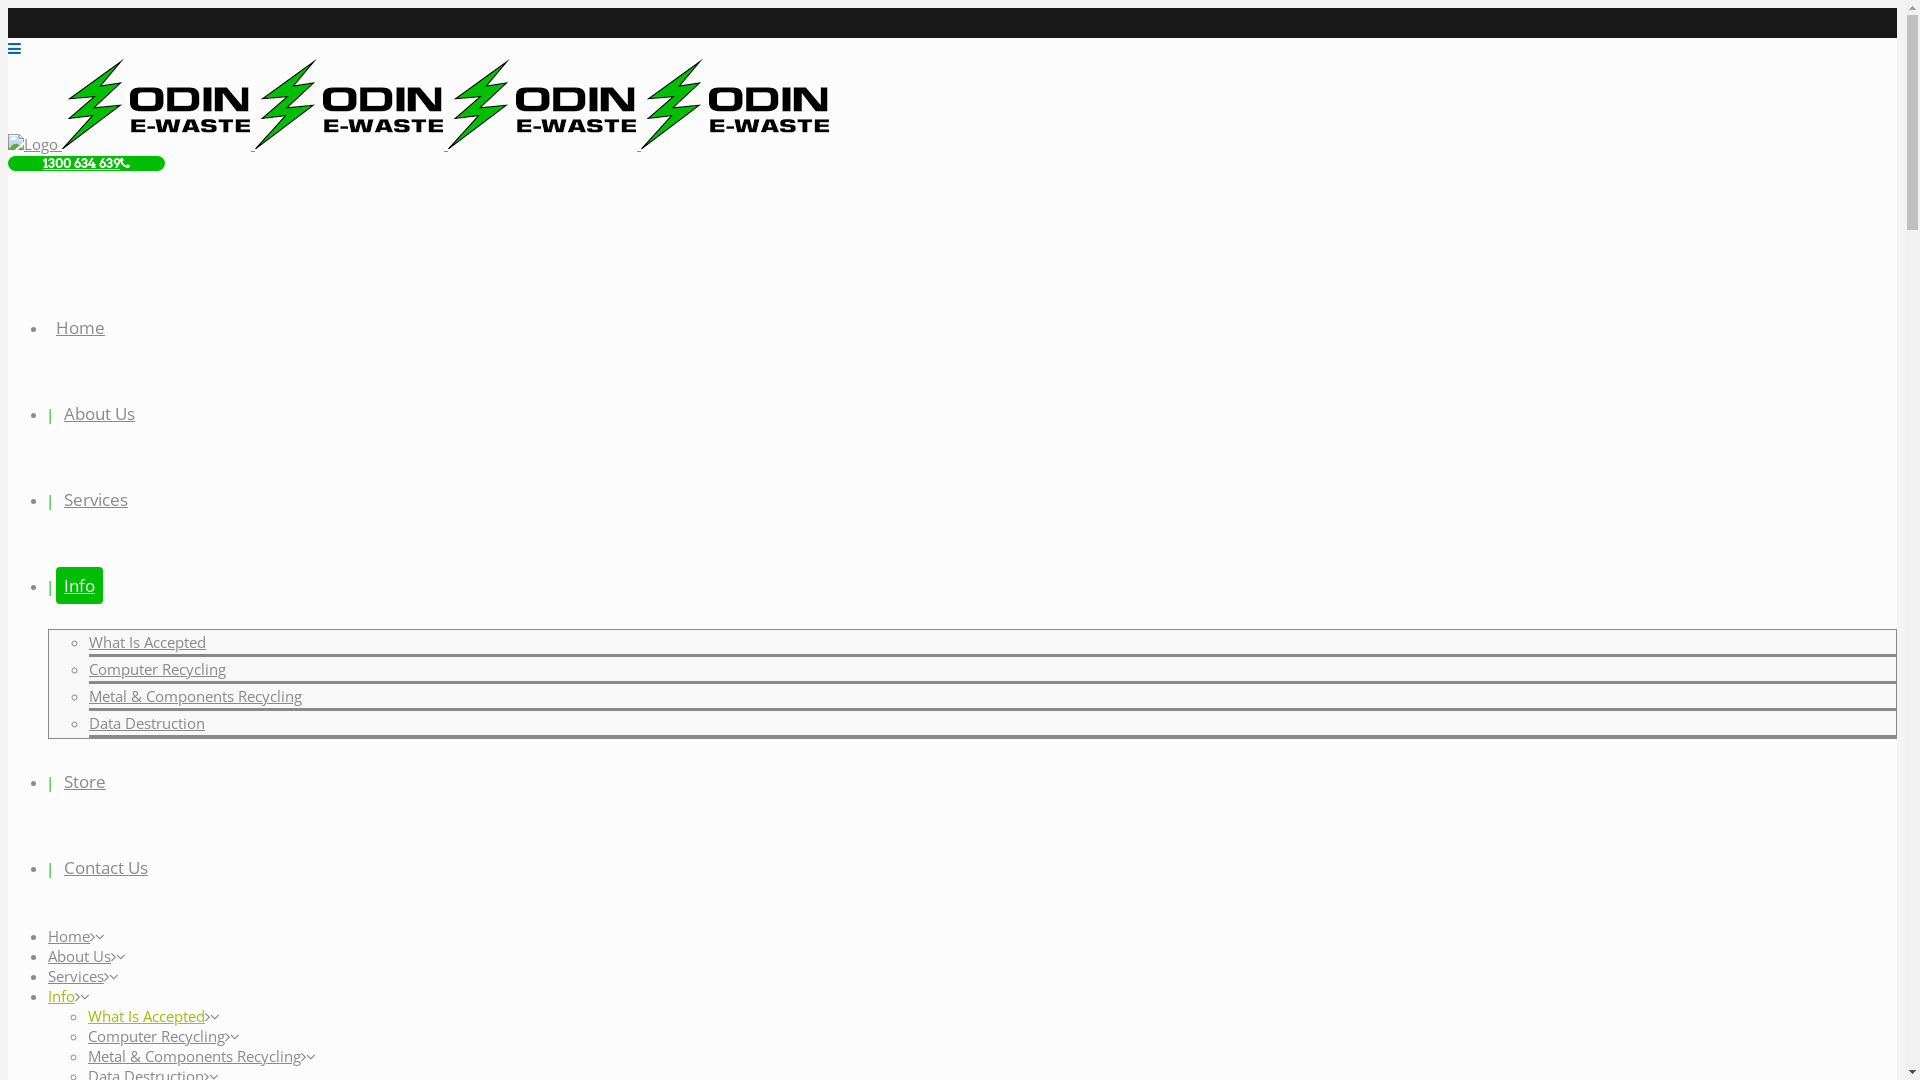  Describe the element at coordinates (84, 780) in the screenshot. I see `'Store'` at that location.